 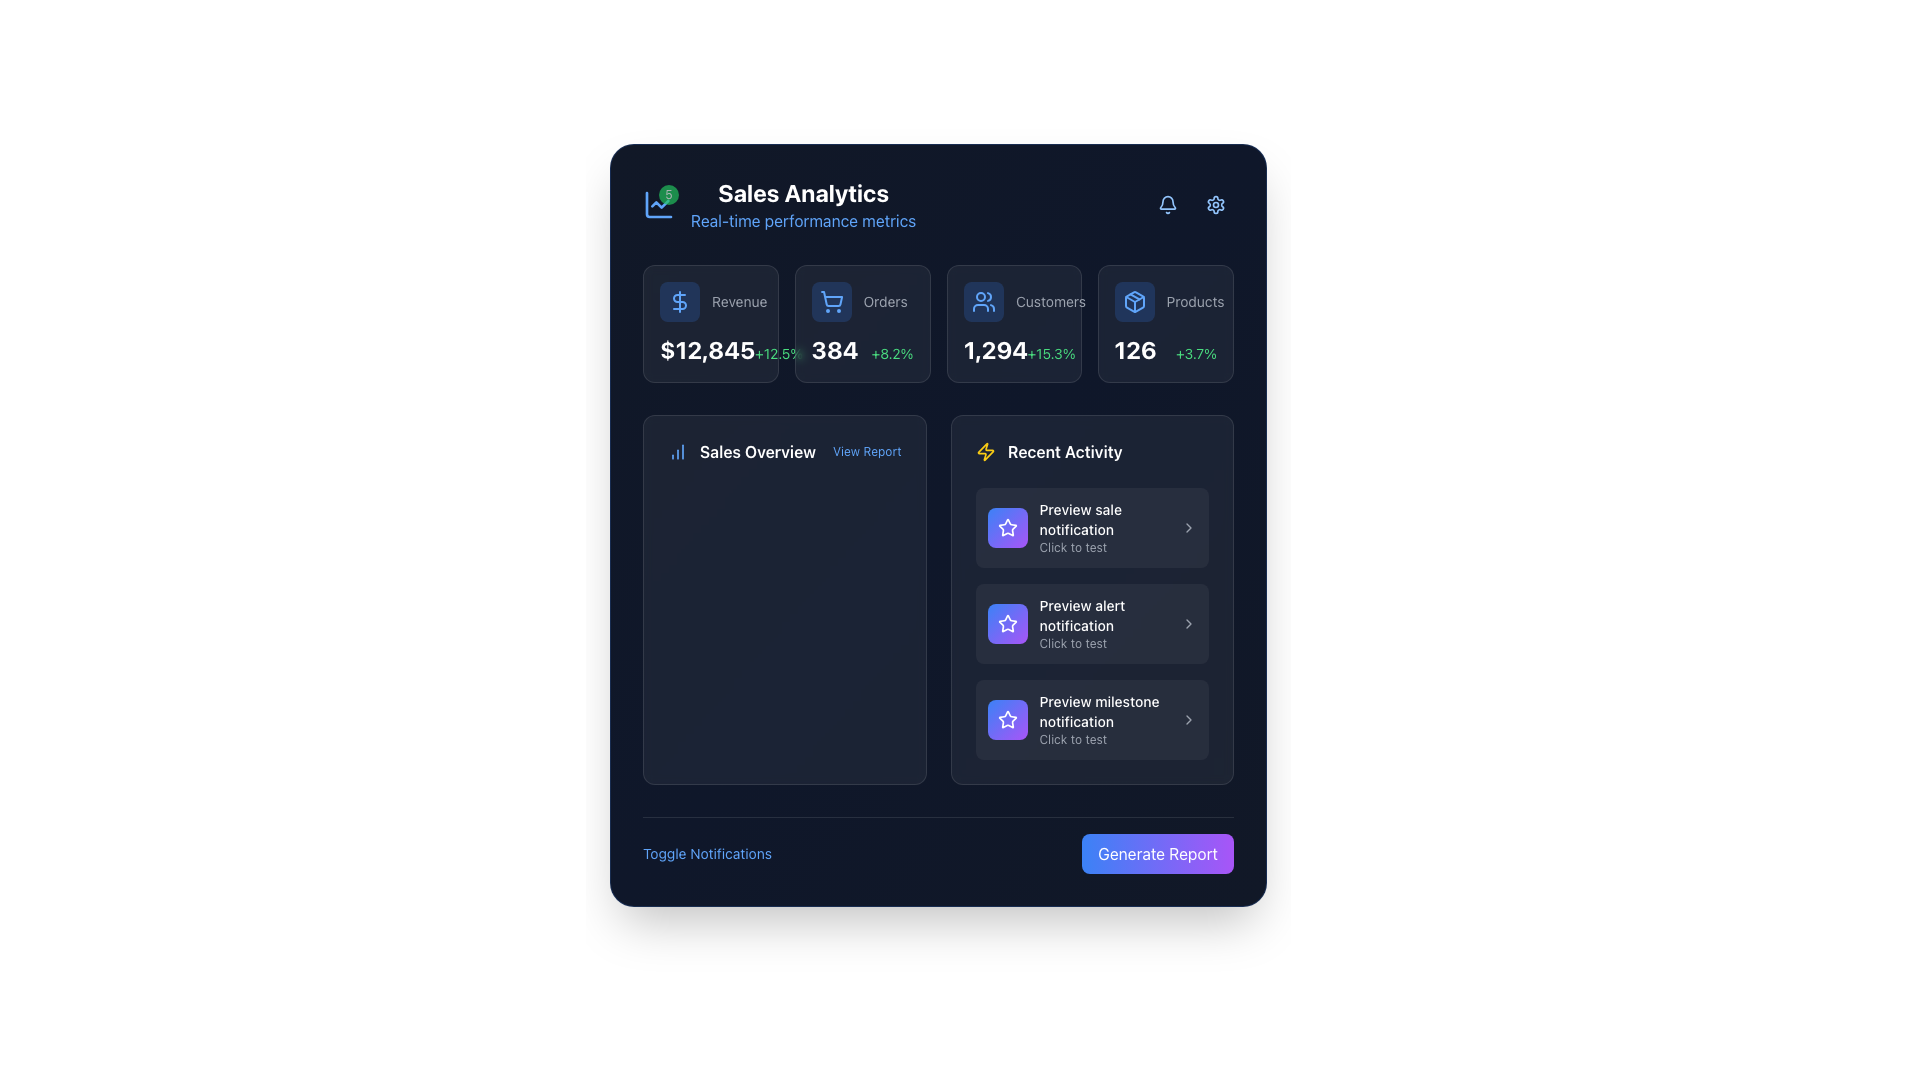 What do you see at coordinates (1189, 623) in the screenshot?
I see `the right-facing chevron icon styled as an SVG located in the second item of the 'Recent Activity' section, adjacent to the 'Preview alert notification' text, for navigation` at bounding box center [1189, 623].